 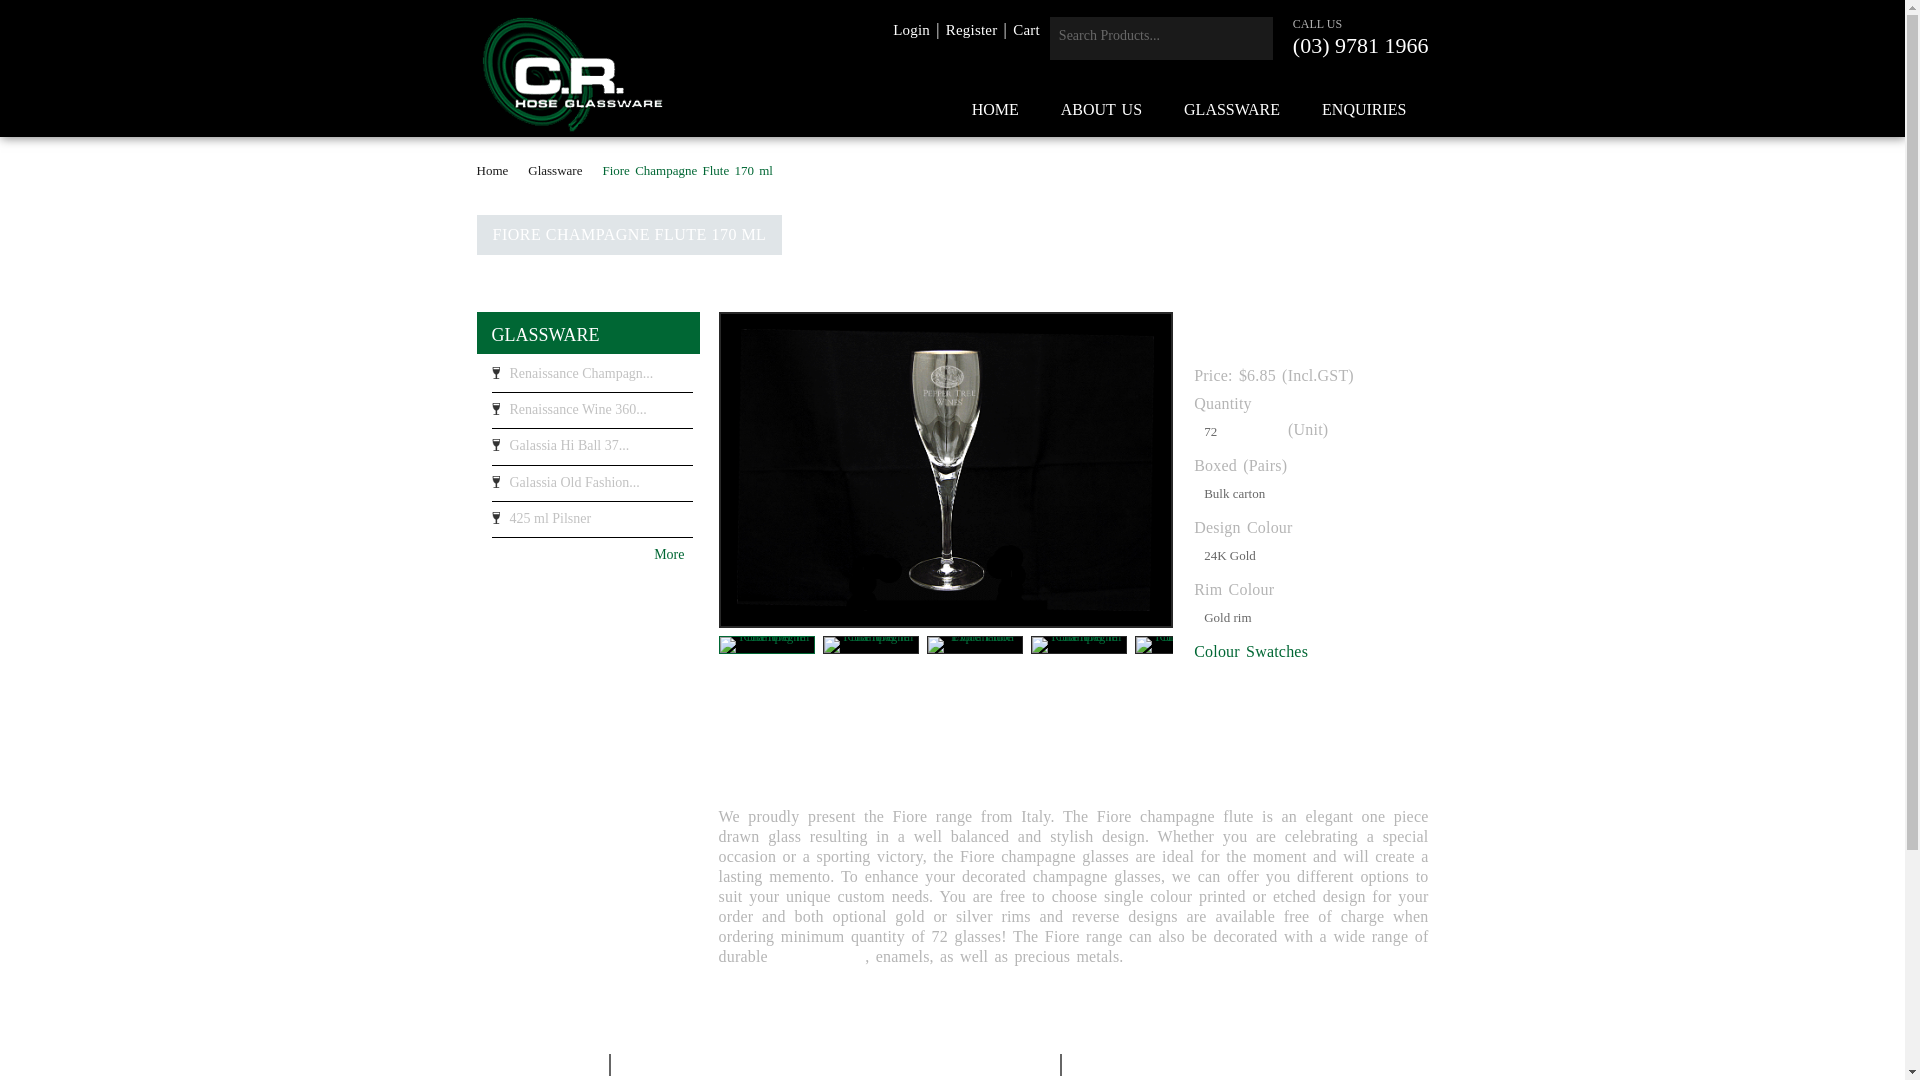 I want to click on 'HOME', so click(x=995, y=110).